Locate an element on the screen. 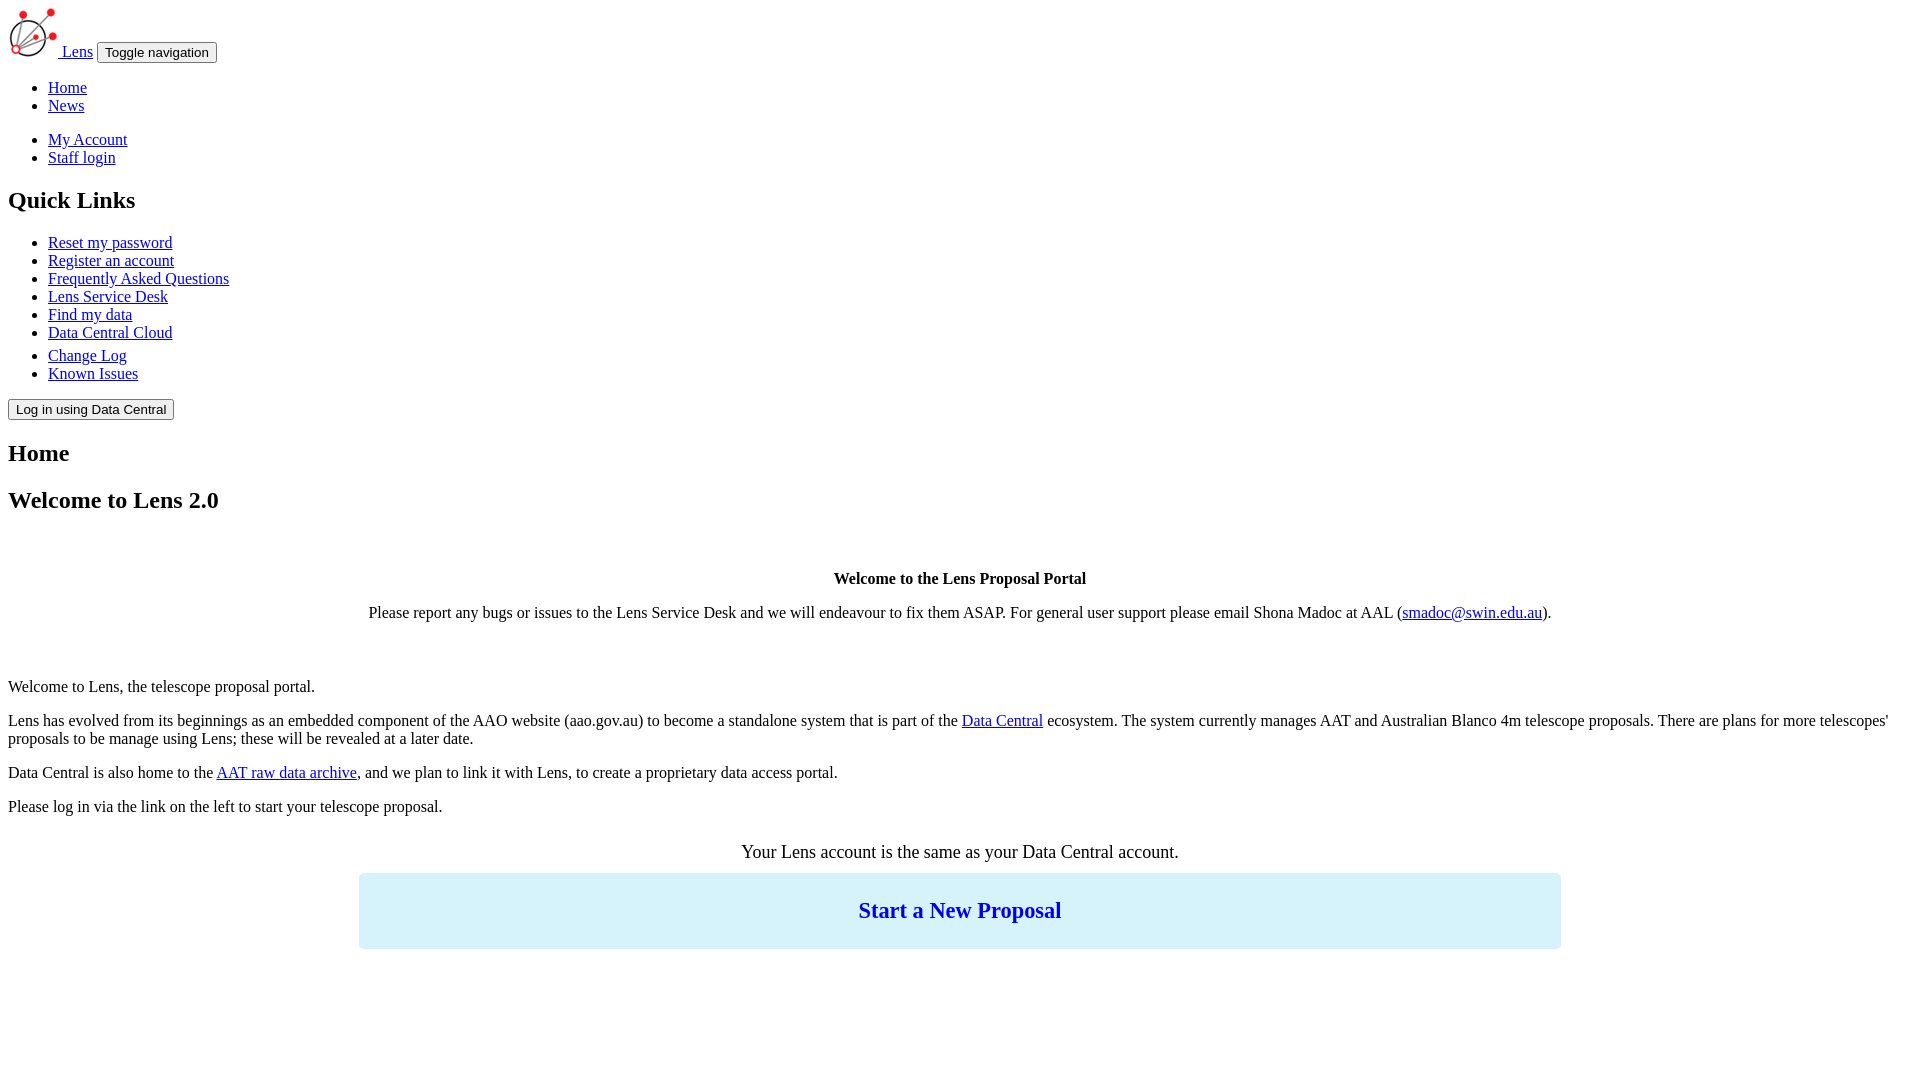  'Start a New Proposal' is located at coordinates (960, 910).